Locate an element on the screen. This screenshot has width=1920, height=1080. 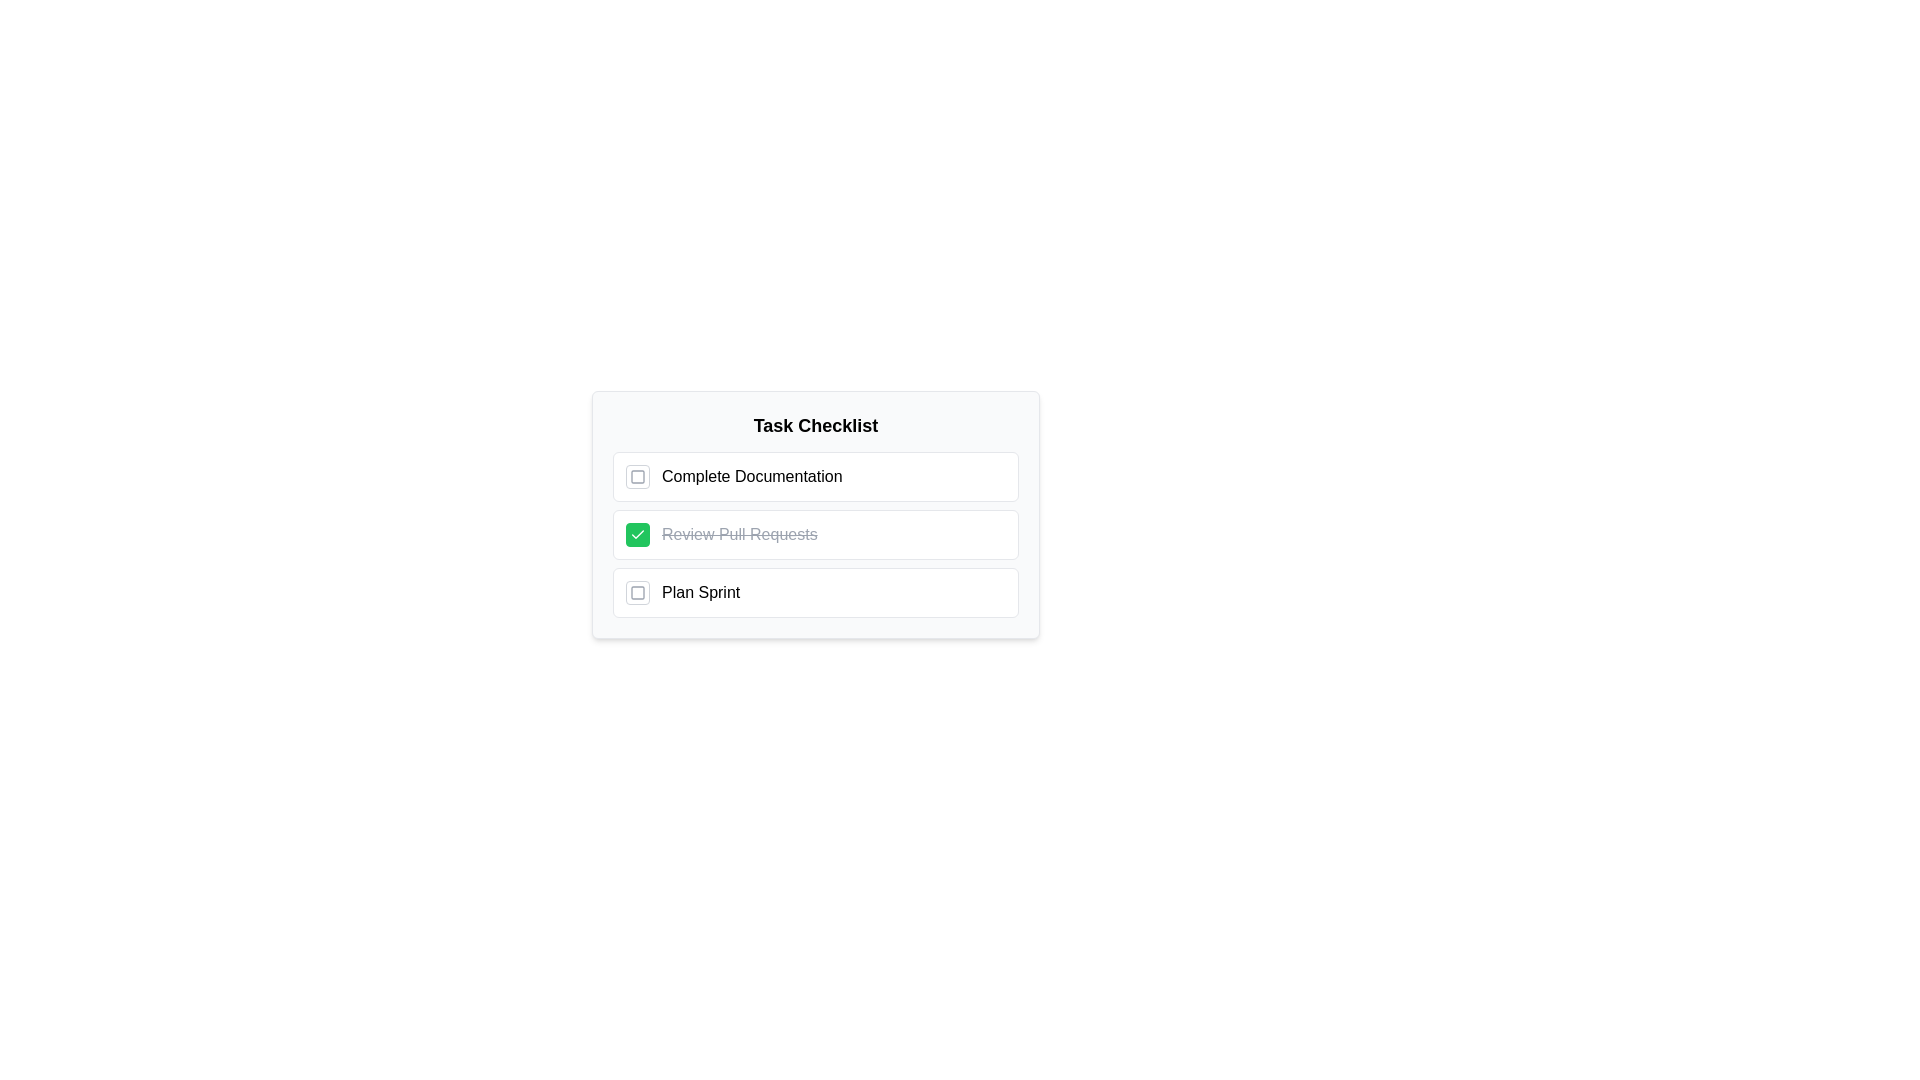
the inner rectangle of the SVG element that visually indicates the state for the 'Plan Sprint' item in the checklist is located at coordinates (637, 592).